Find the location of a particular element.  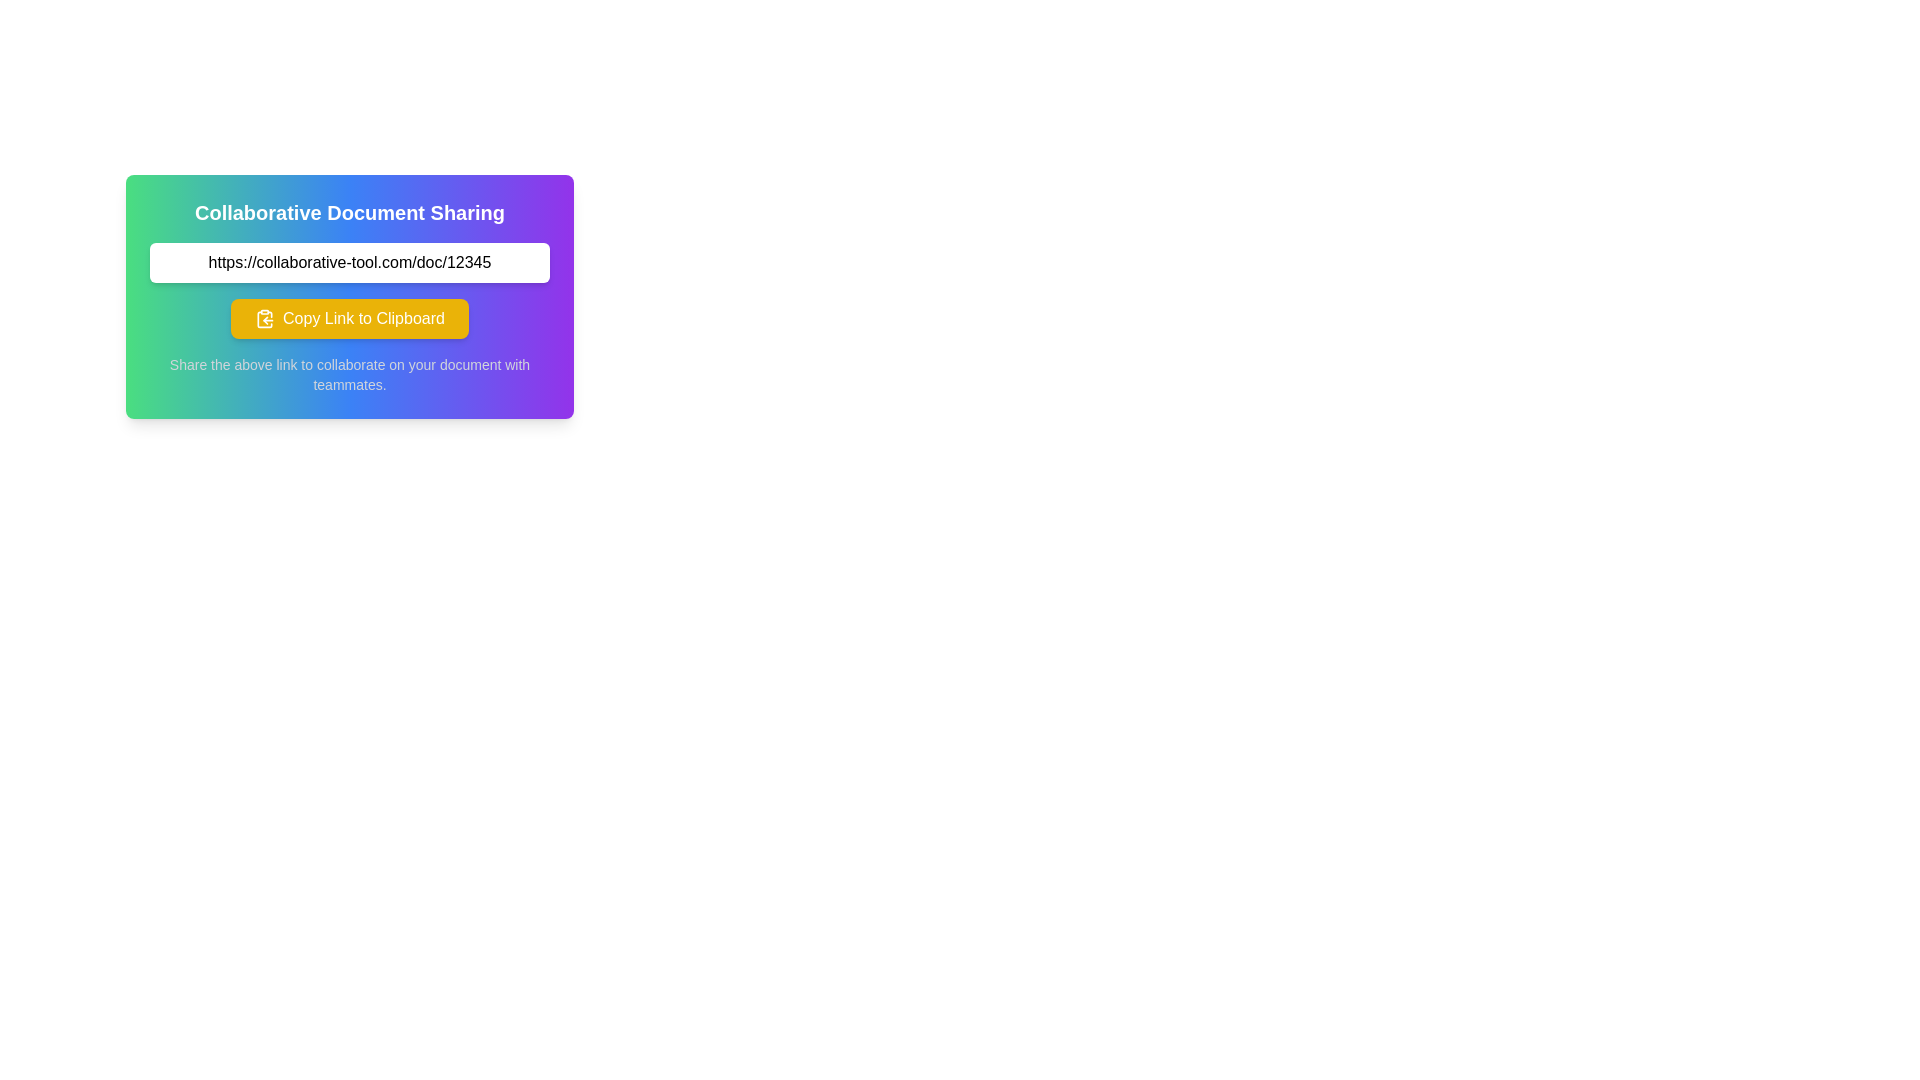

the static text block displaying the message 'Share the above link to collaborate on your document with teammates.' which is styled in a smaller gray font and located below the 'Copy Link to Clipboard' button is located at coordinates (350, 374).